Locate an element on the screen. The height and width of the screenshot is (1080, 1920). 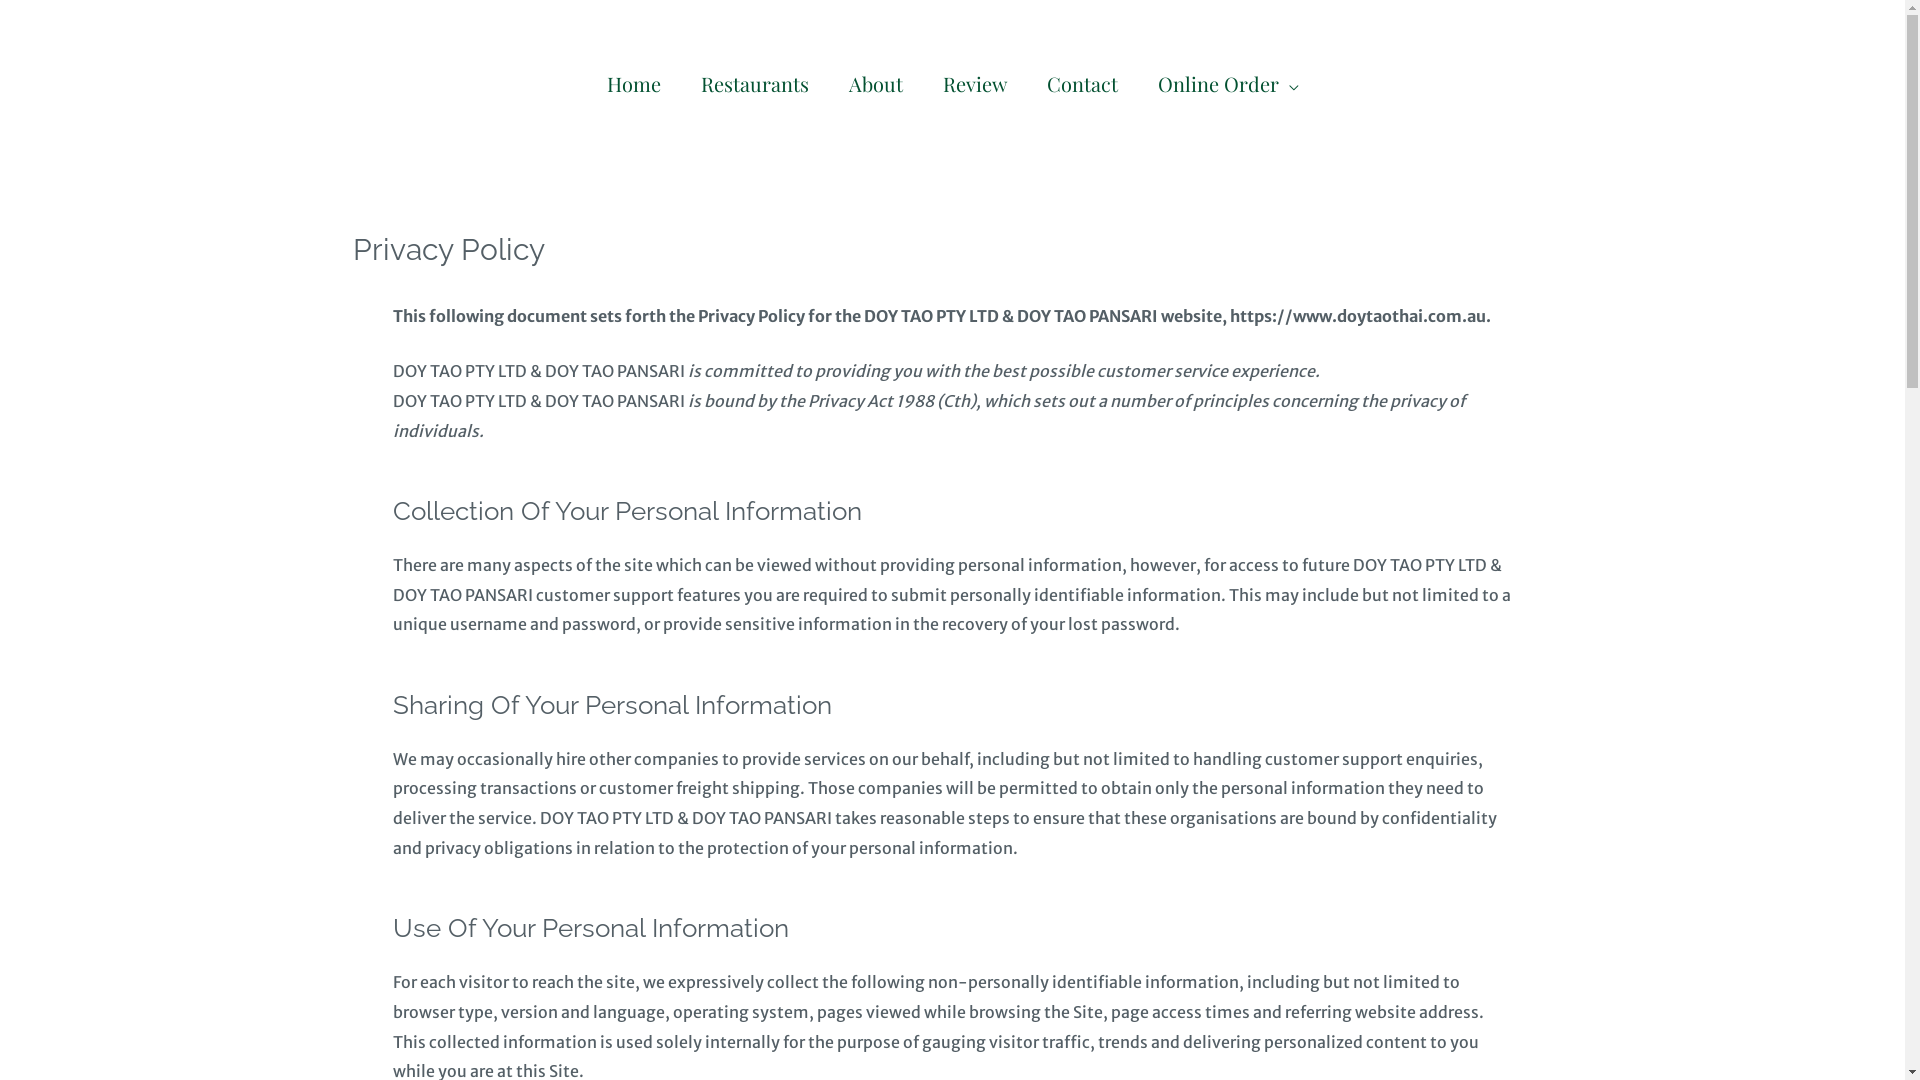
'Home' is located at coordinates (632, 81).